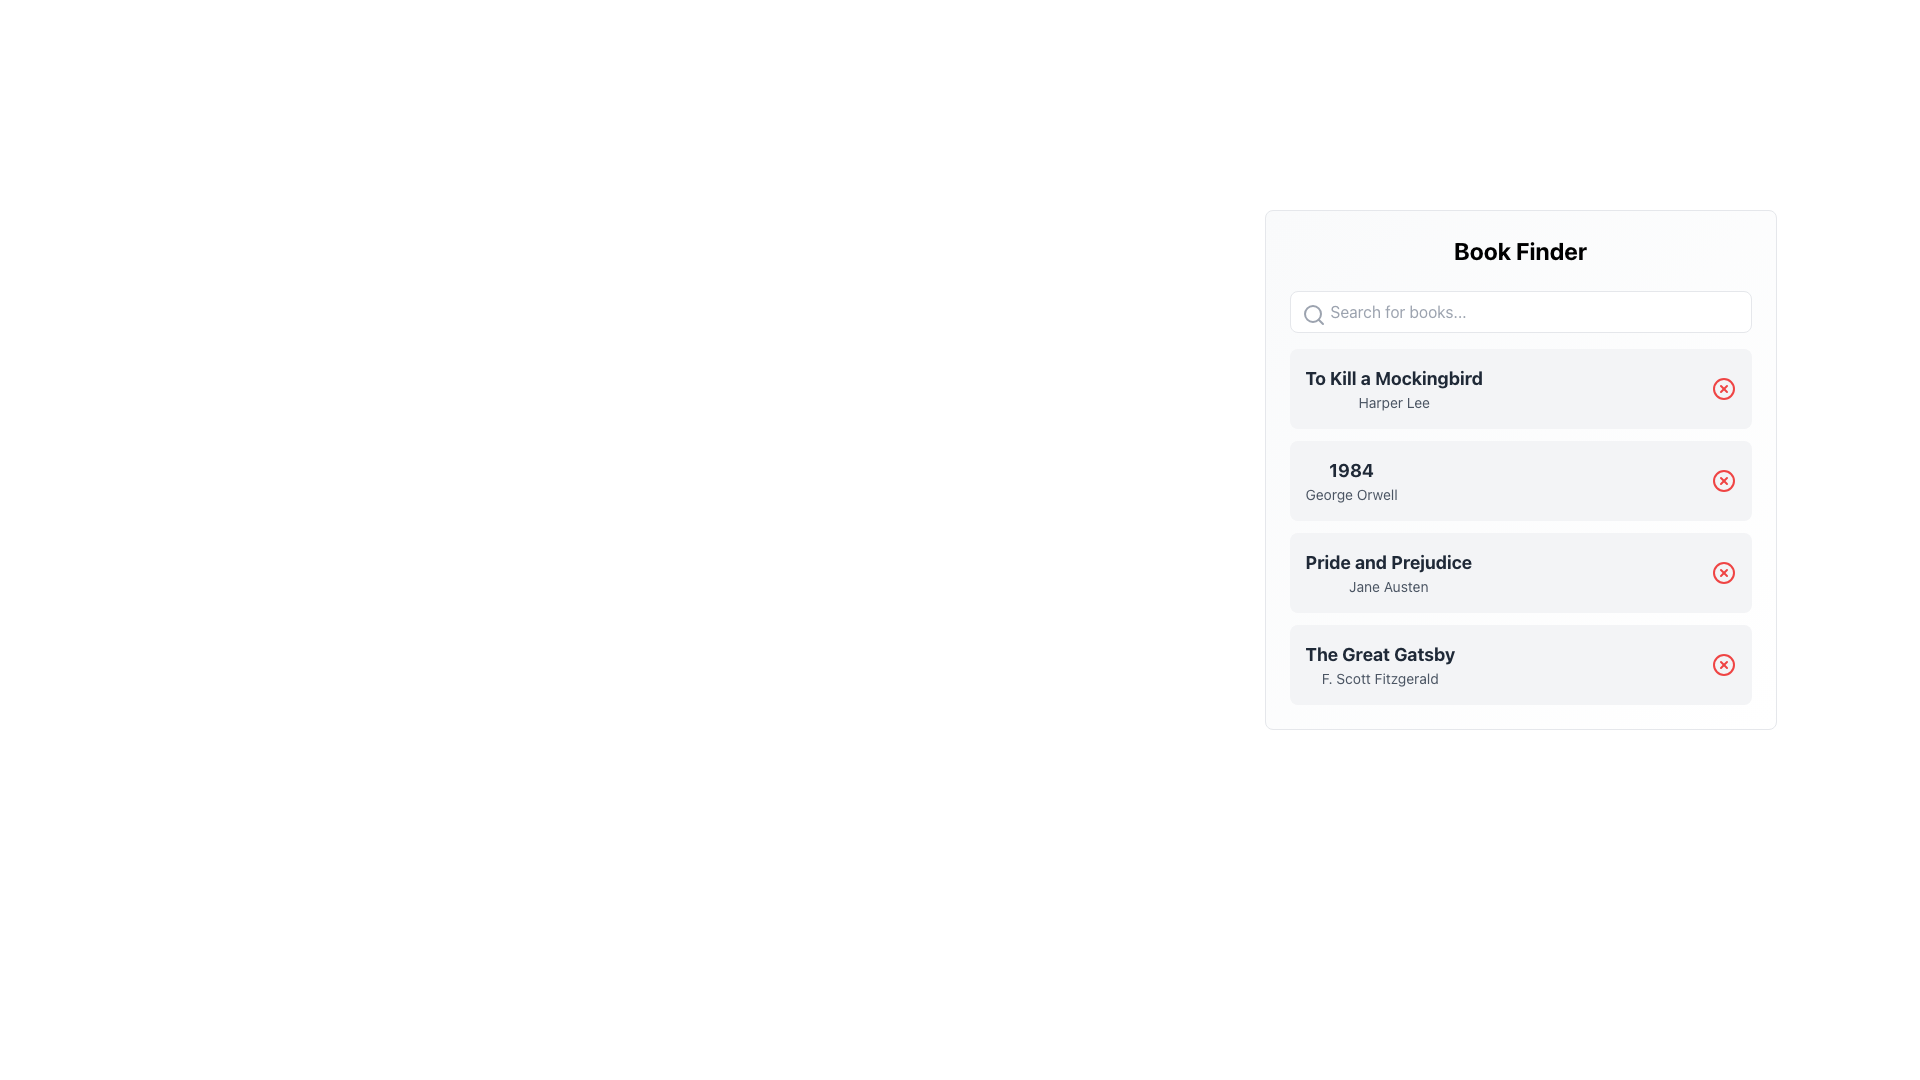 The height and width of the screenshot is (1080, 1920). What do you see at coordinates (1722, 389) in the screenshot?
I see `the action button icon located at the far right of the first book item titled 'To Kill a Mockingbird'` at bounding box center [1722, 389].